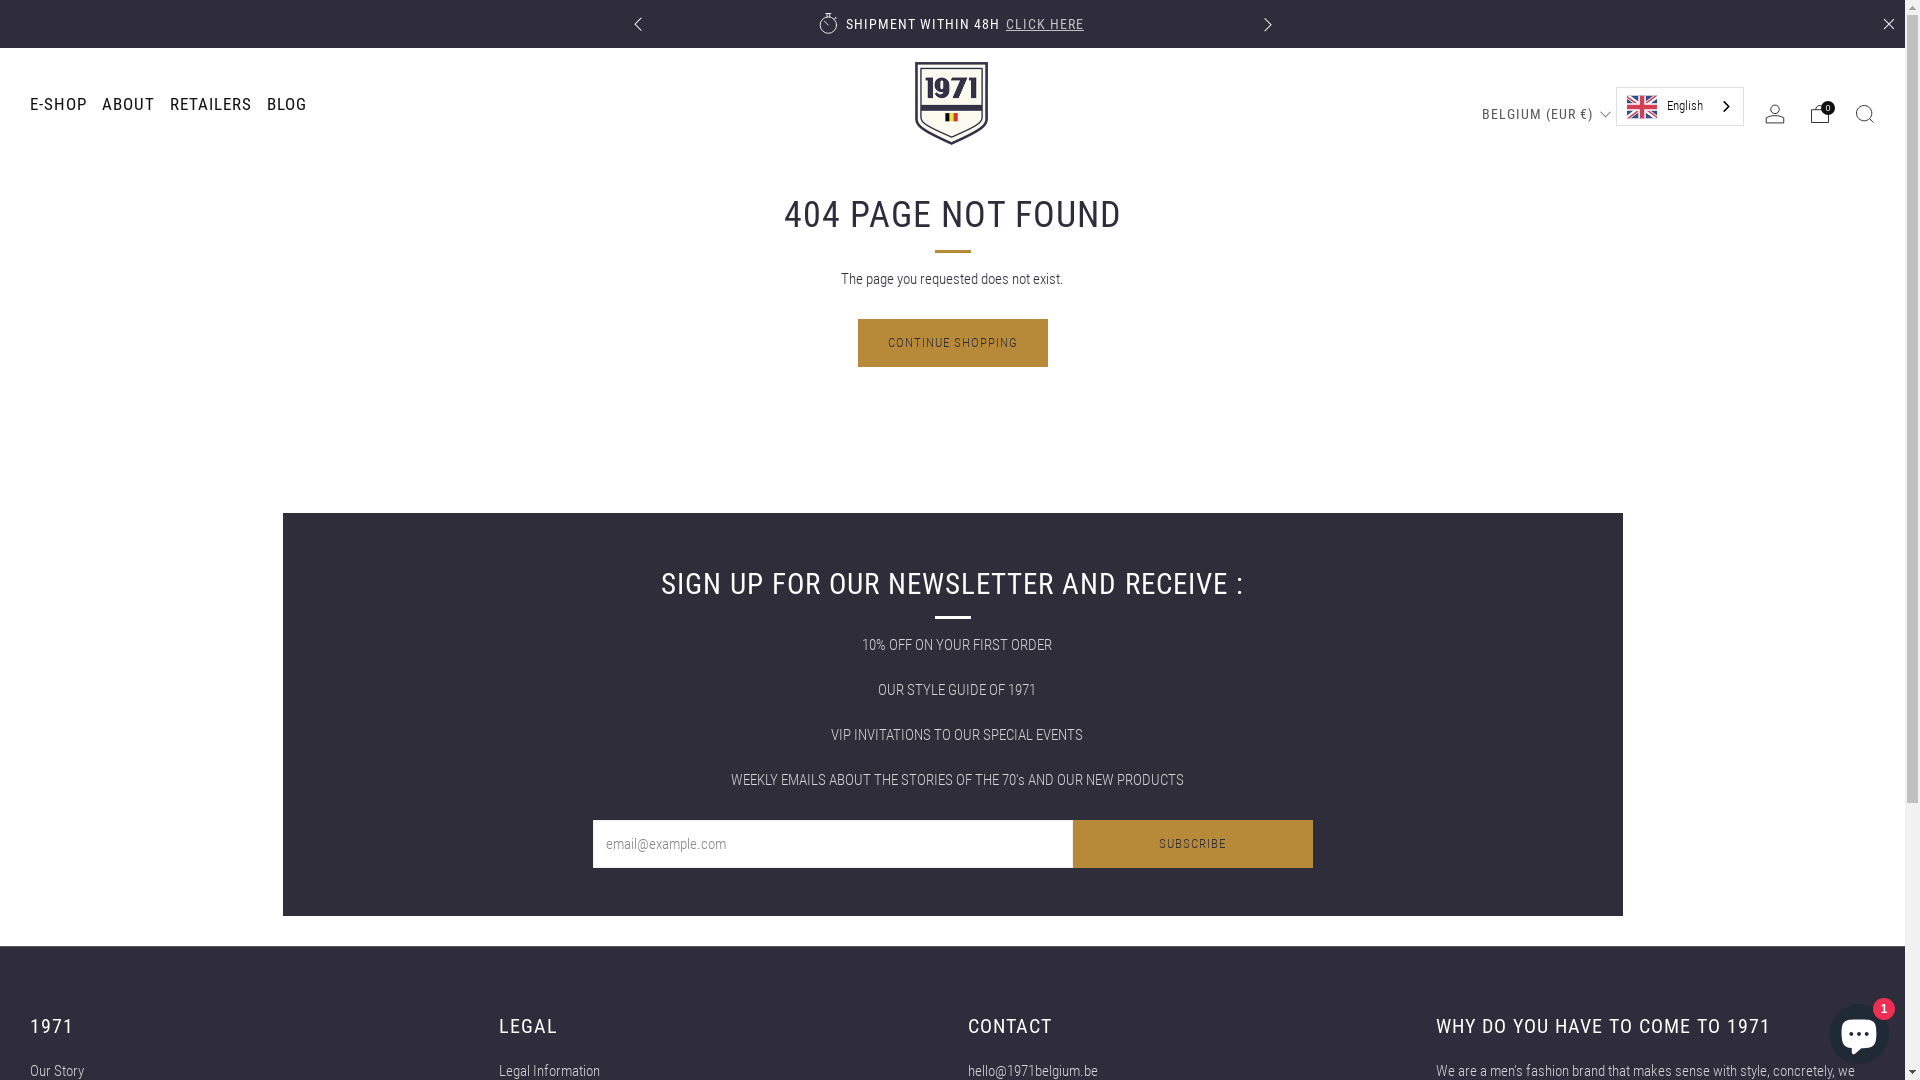 The height and width of the screenshot is (1080, 1920). What do you see at coordinates (169, 104) in the screenshot?
I see `'RETAILERS'` at bounding box center [169, 104].